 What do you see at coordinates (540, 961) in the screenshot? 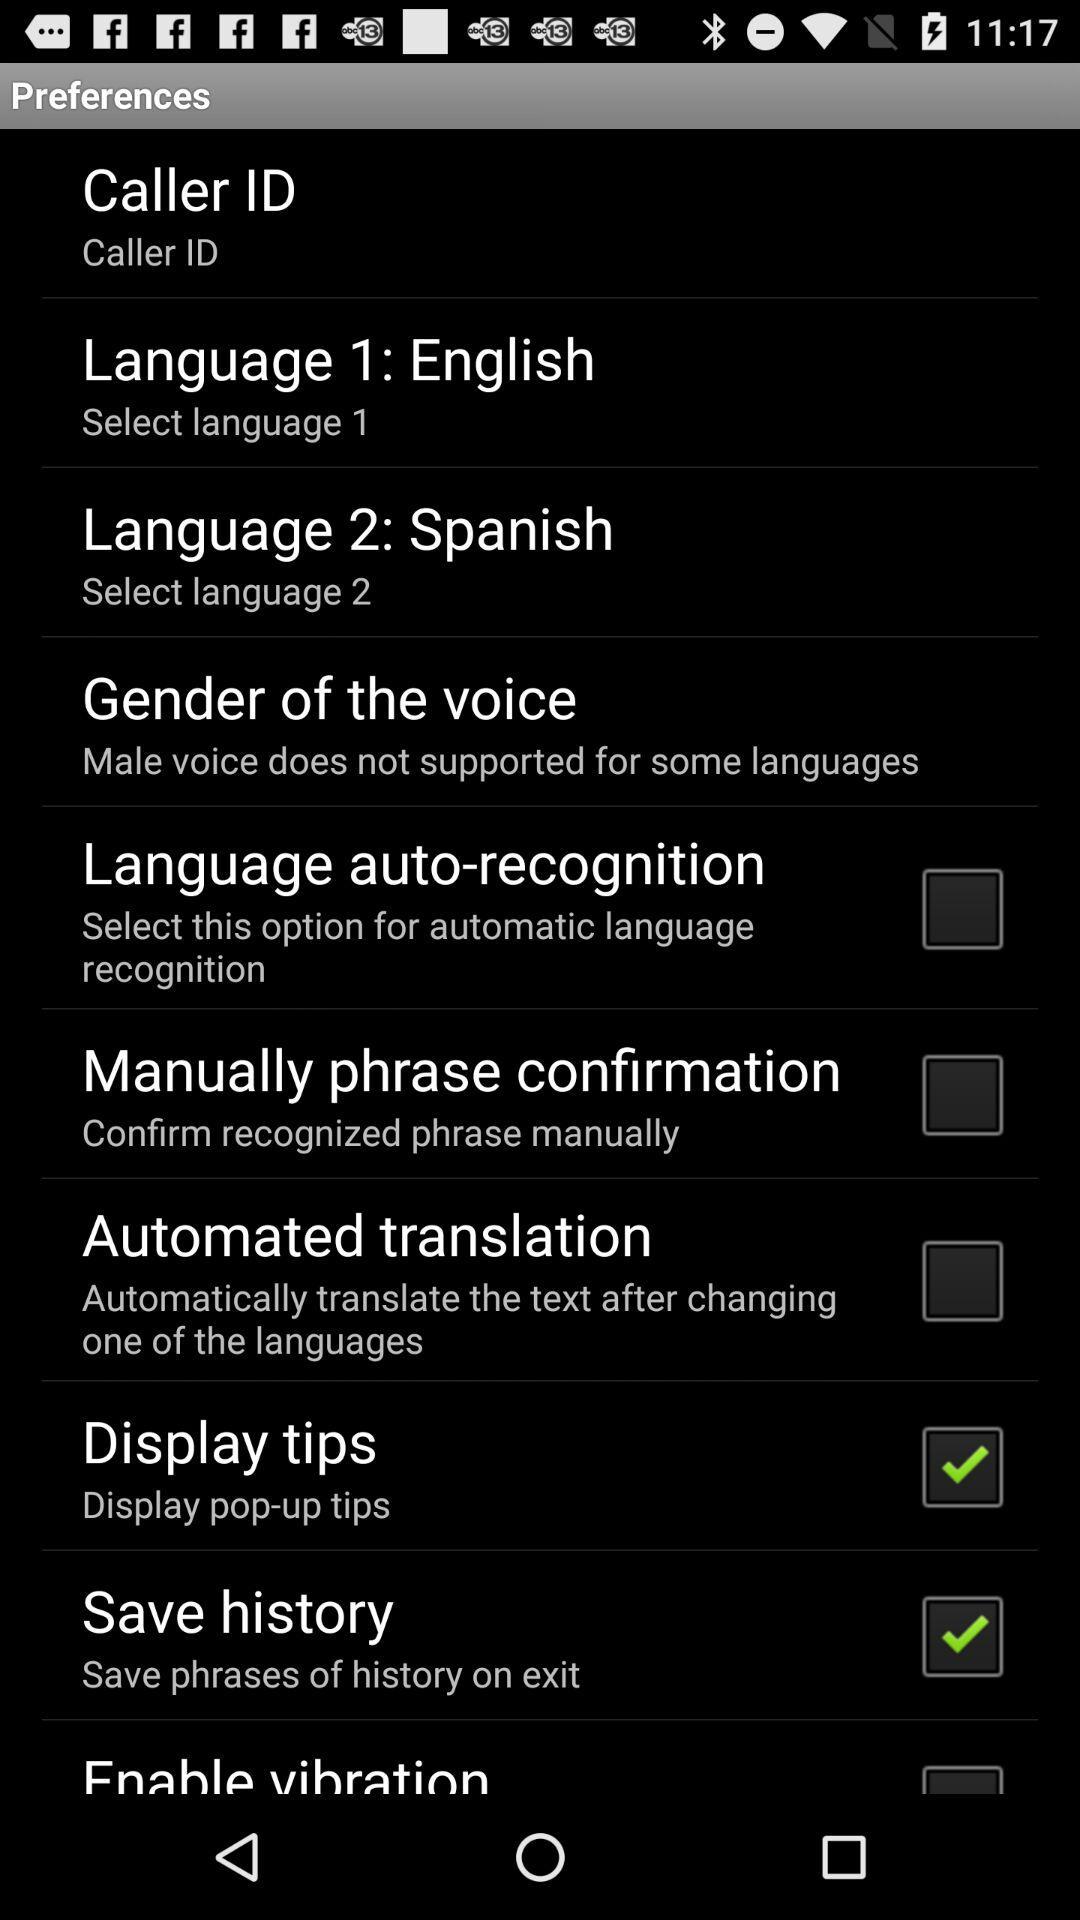
I see `main menu` at bounding box center [540, 961].